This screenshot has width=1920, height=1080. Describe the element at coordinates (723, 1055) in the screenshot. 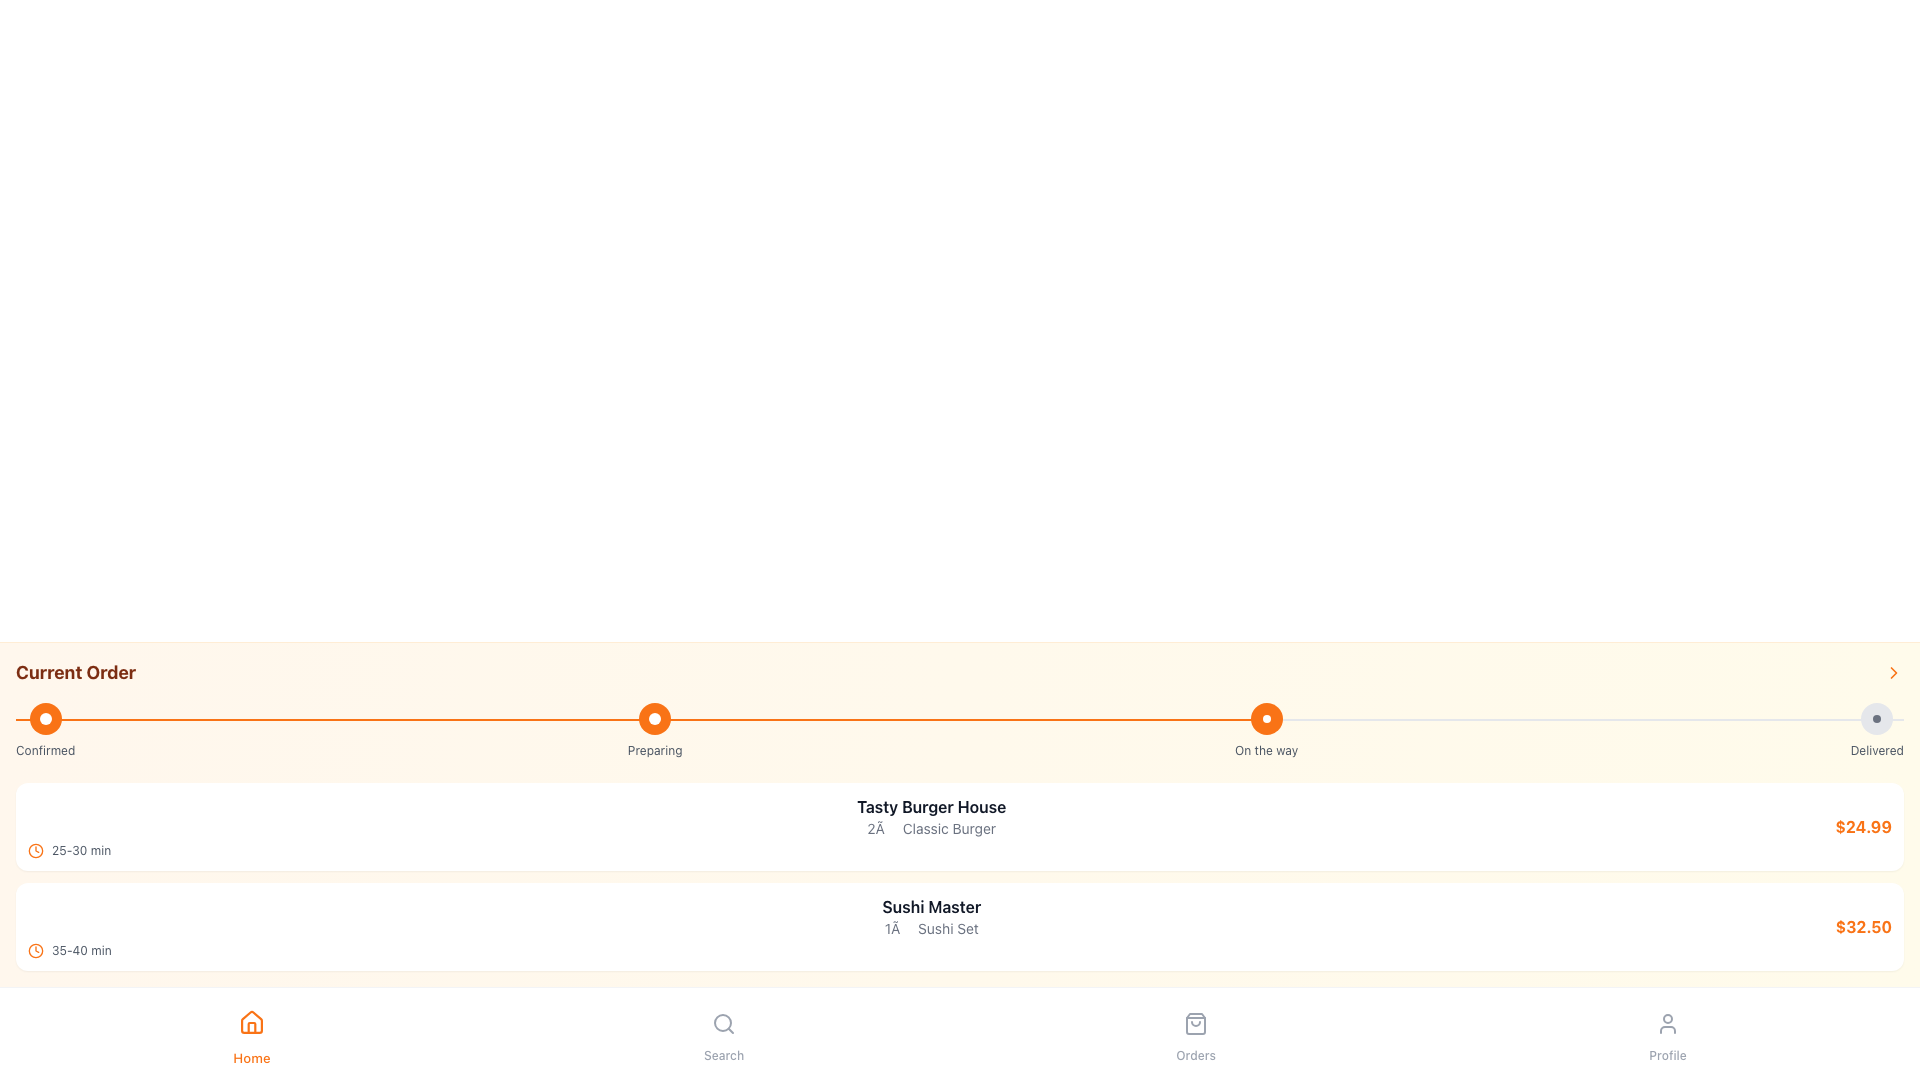

I see `the 'Search' label, which is a small gray text label located beneath a magnifying glass icon in the navigation bar` at that location.